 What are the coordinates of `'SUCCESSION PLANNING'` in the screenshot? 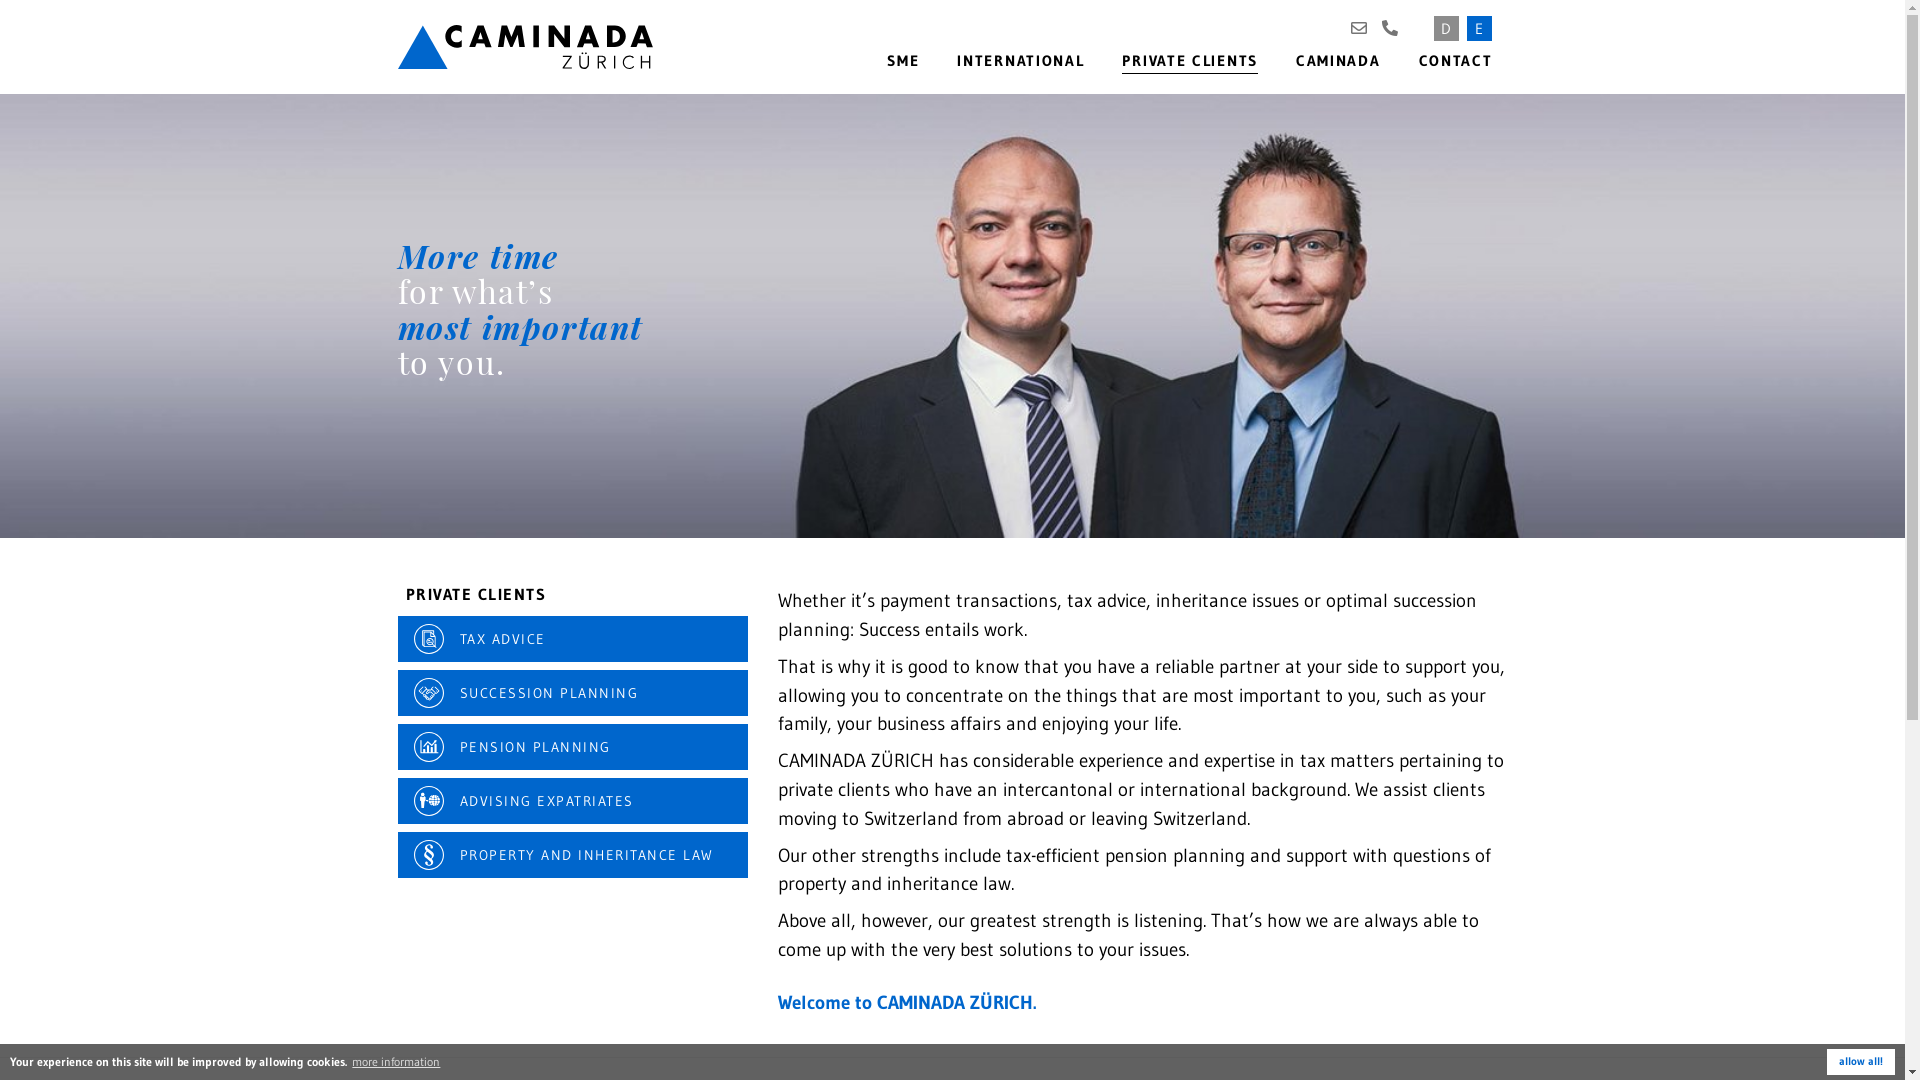 It's located at (571, 692).